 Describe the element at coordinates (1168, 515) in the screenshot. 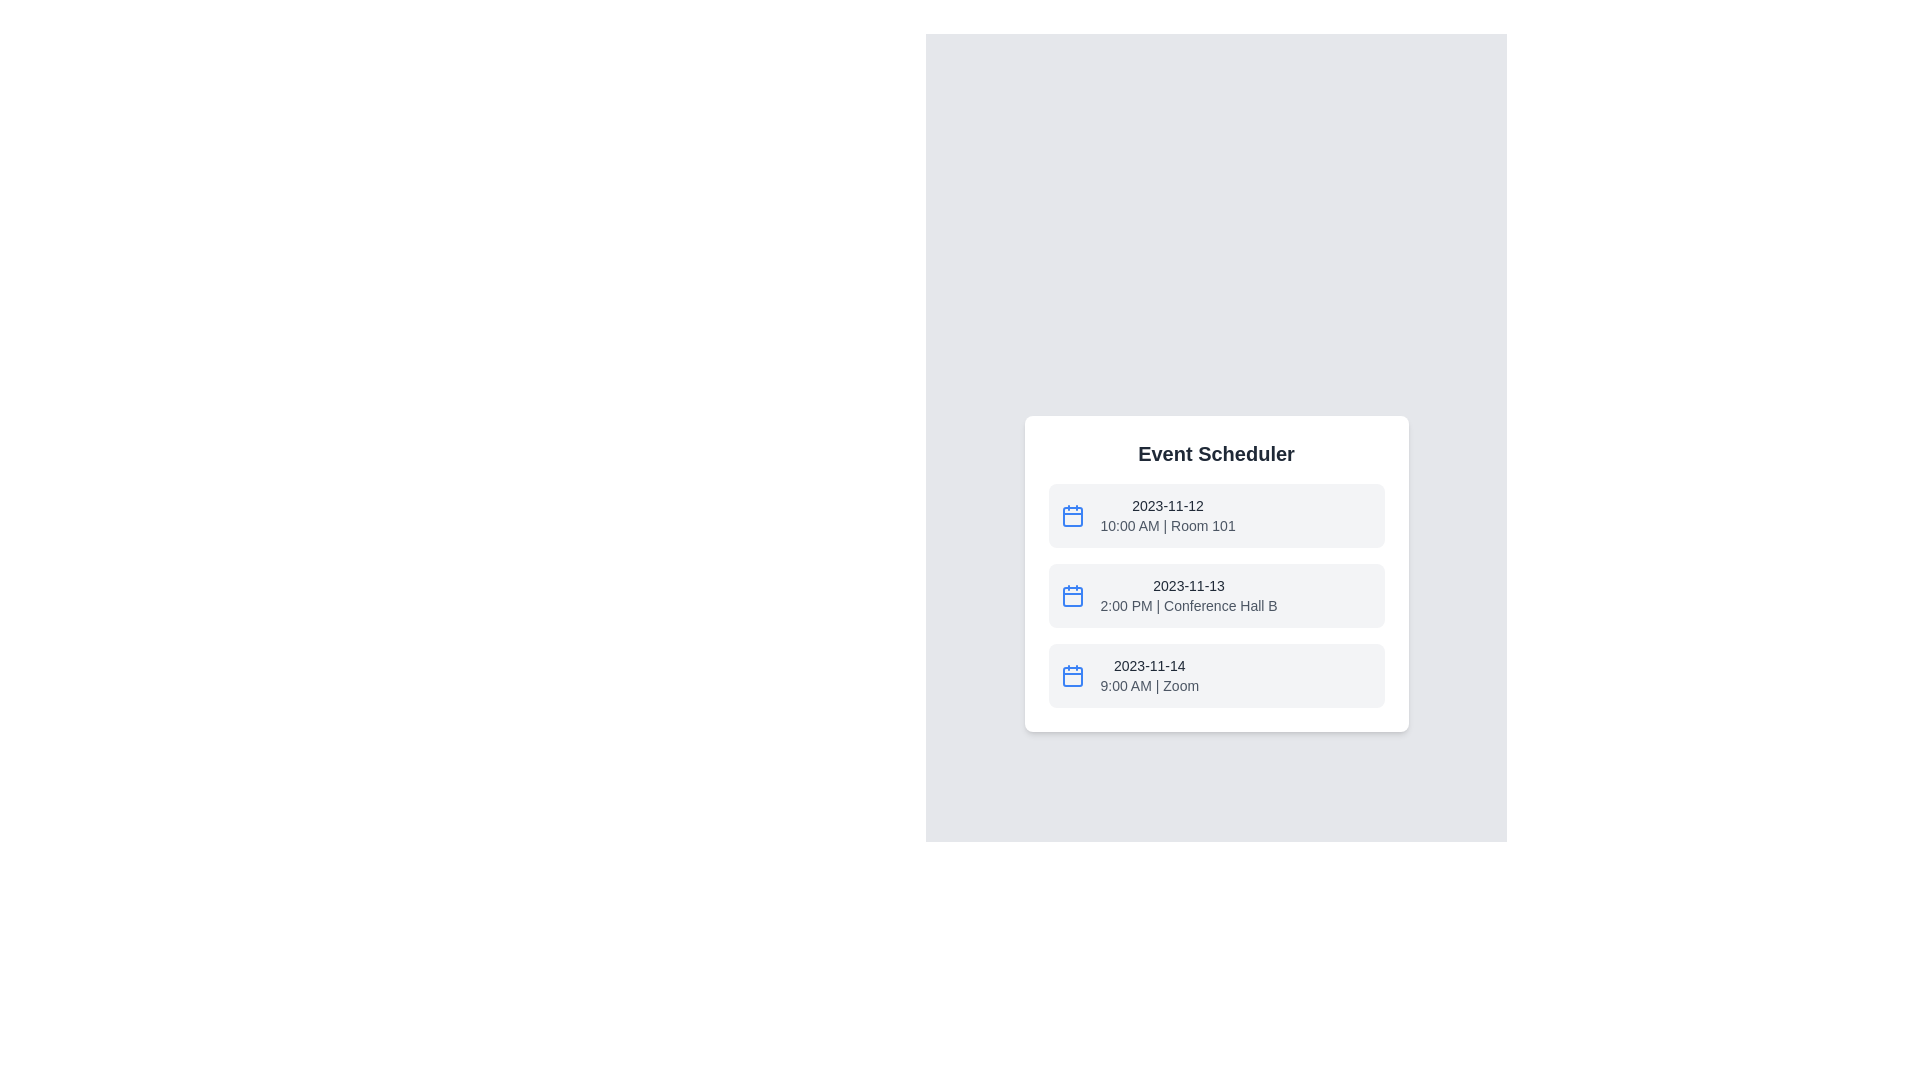

I see `the Text display field within the event card that shows '2023-11-12', '10:00 AM', and 'Room 101', positioned at the topmost slot of the event cards list under 'Event Scheduler'` at that location.